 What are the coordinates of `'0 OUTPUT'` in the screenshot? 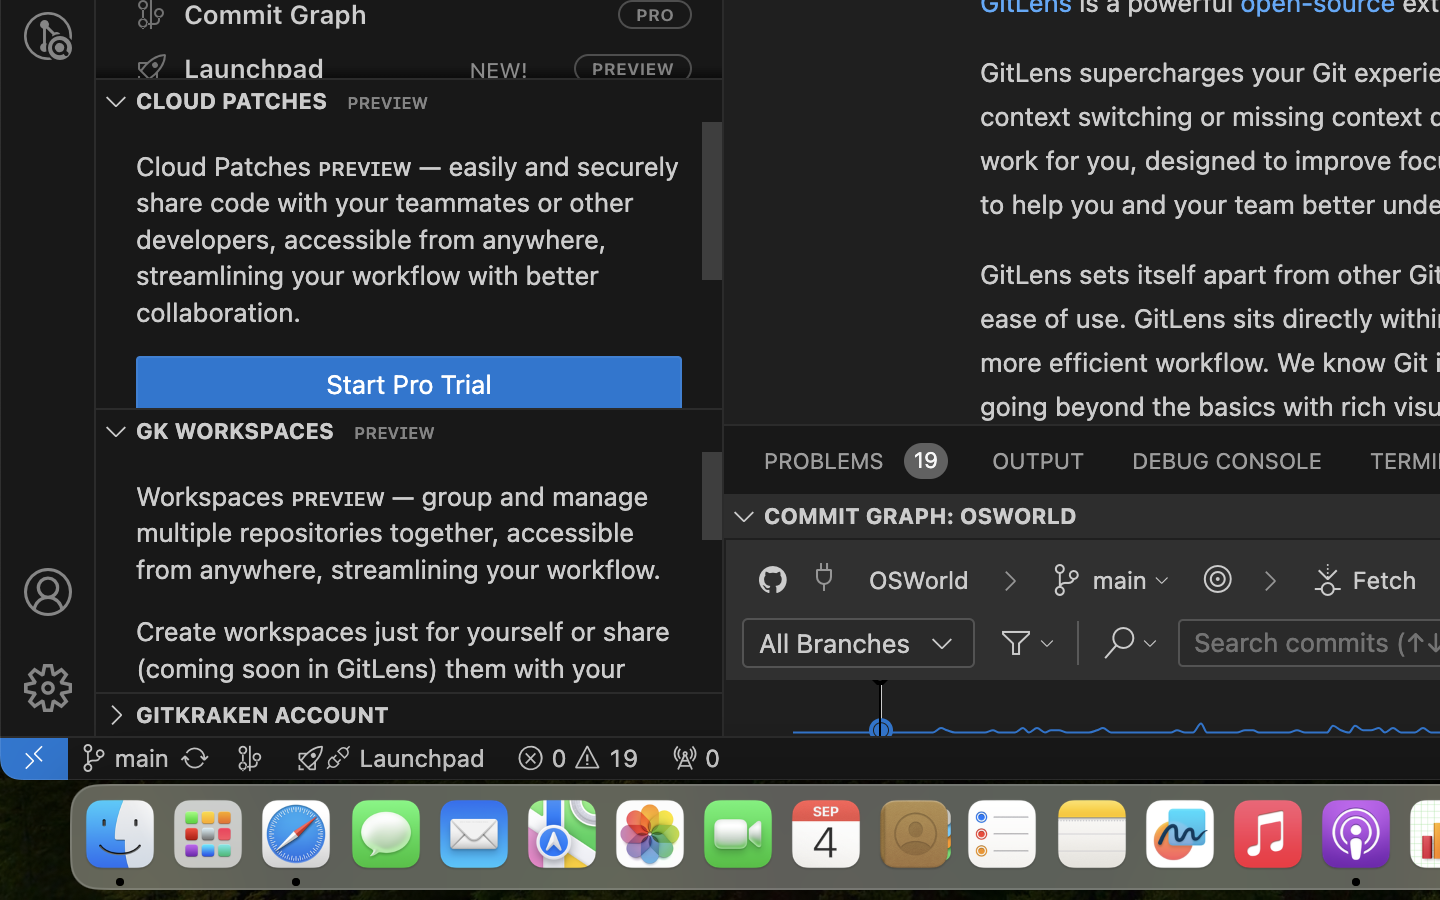 It's located at (1038, 458).